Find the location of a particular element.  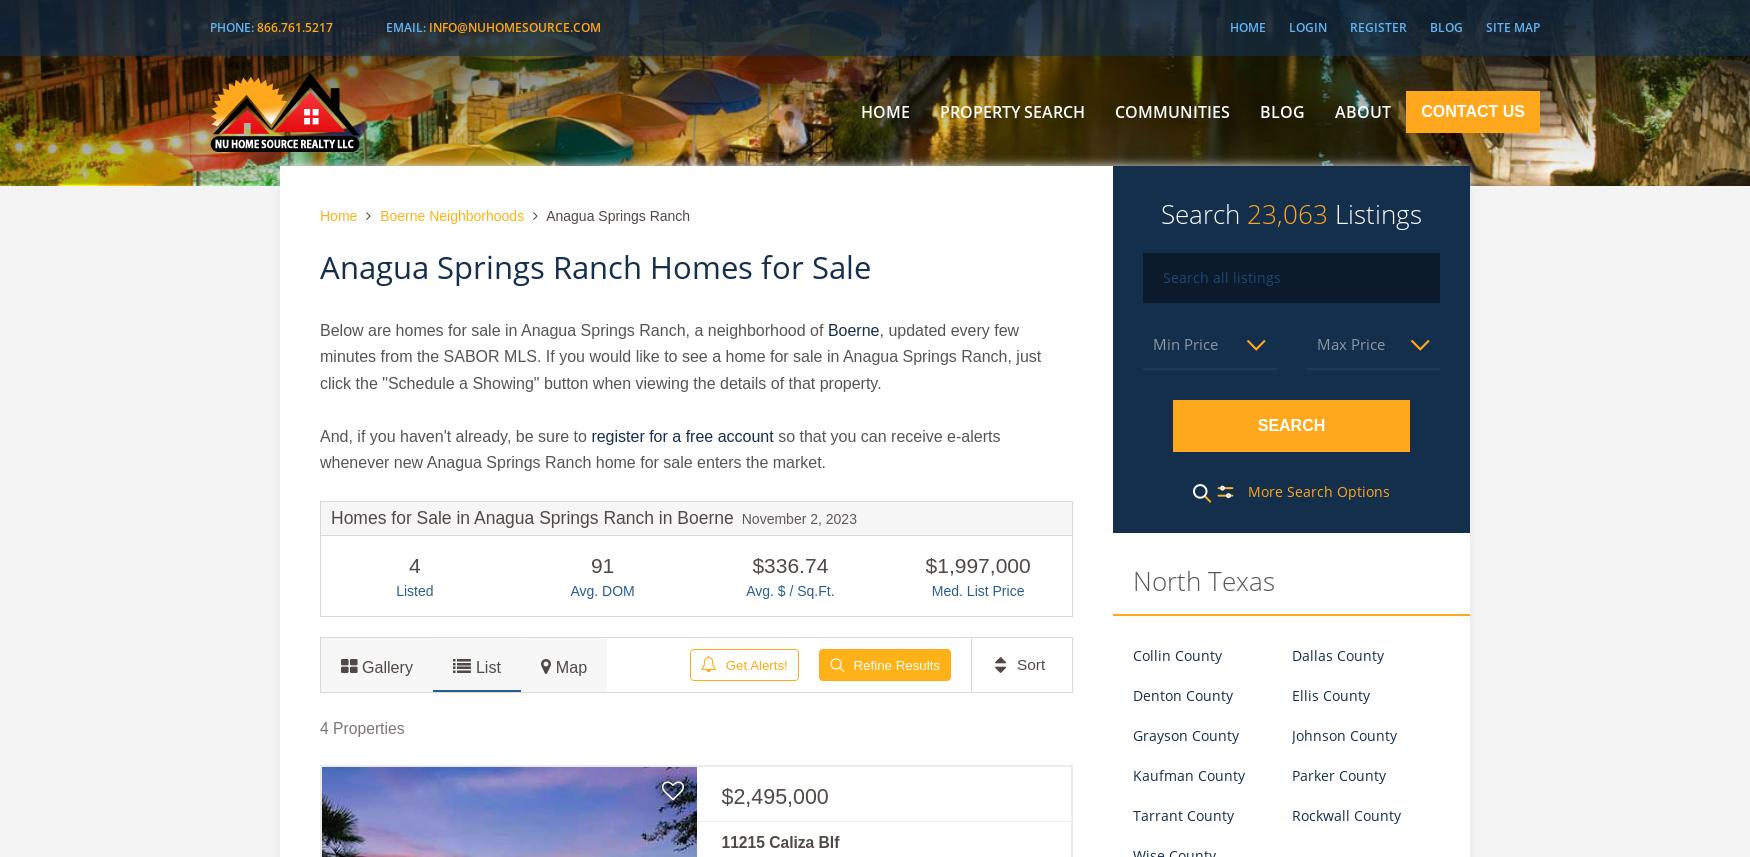

'Parker County' is located at coordinates (1338, 774).